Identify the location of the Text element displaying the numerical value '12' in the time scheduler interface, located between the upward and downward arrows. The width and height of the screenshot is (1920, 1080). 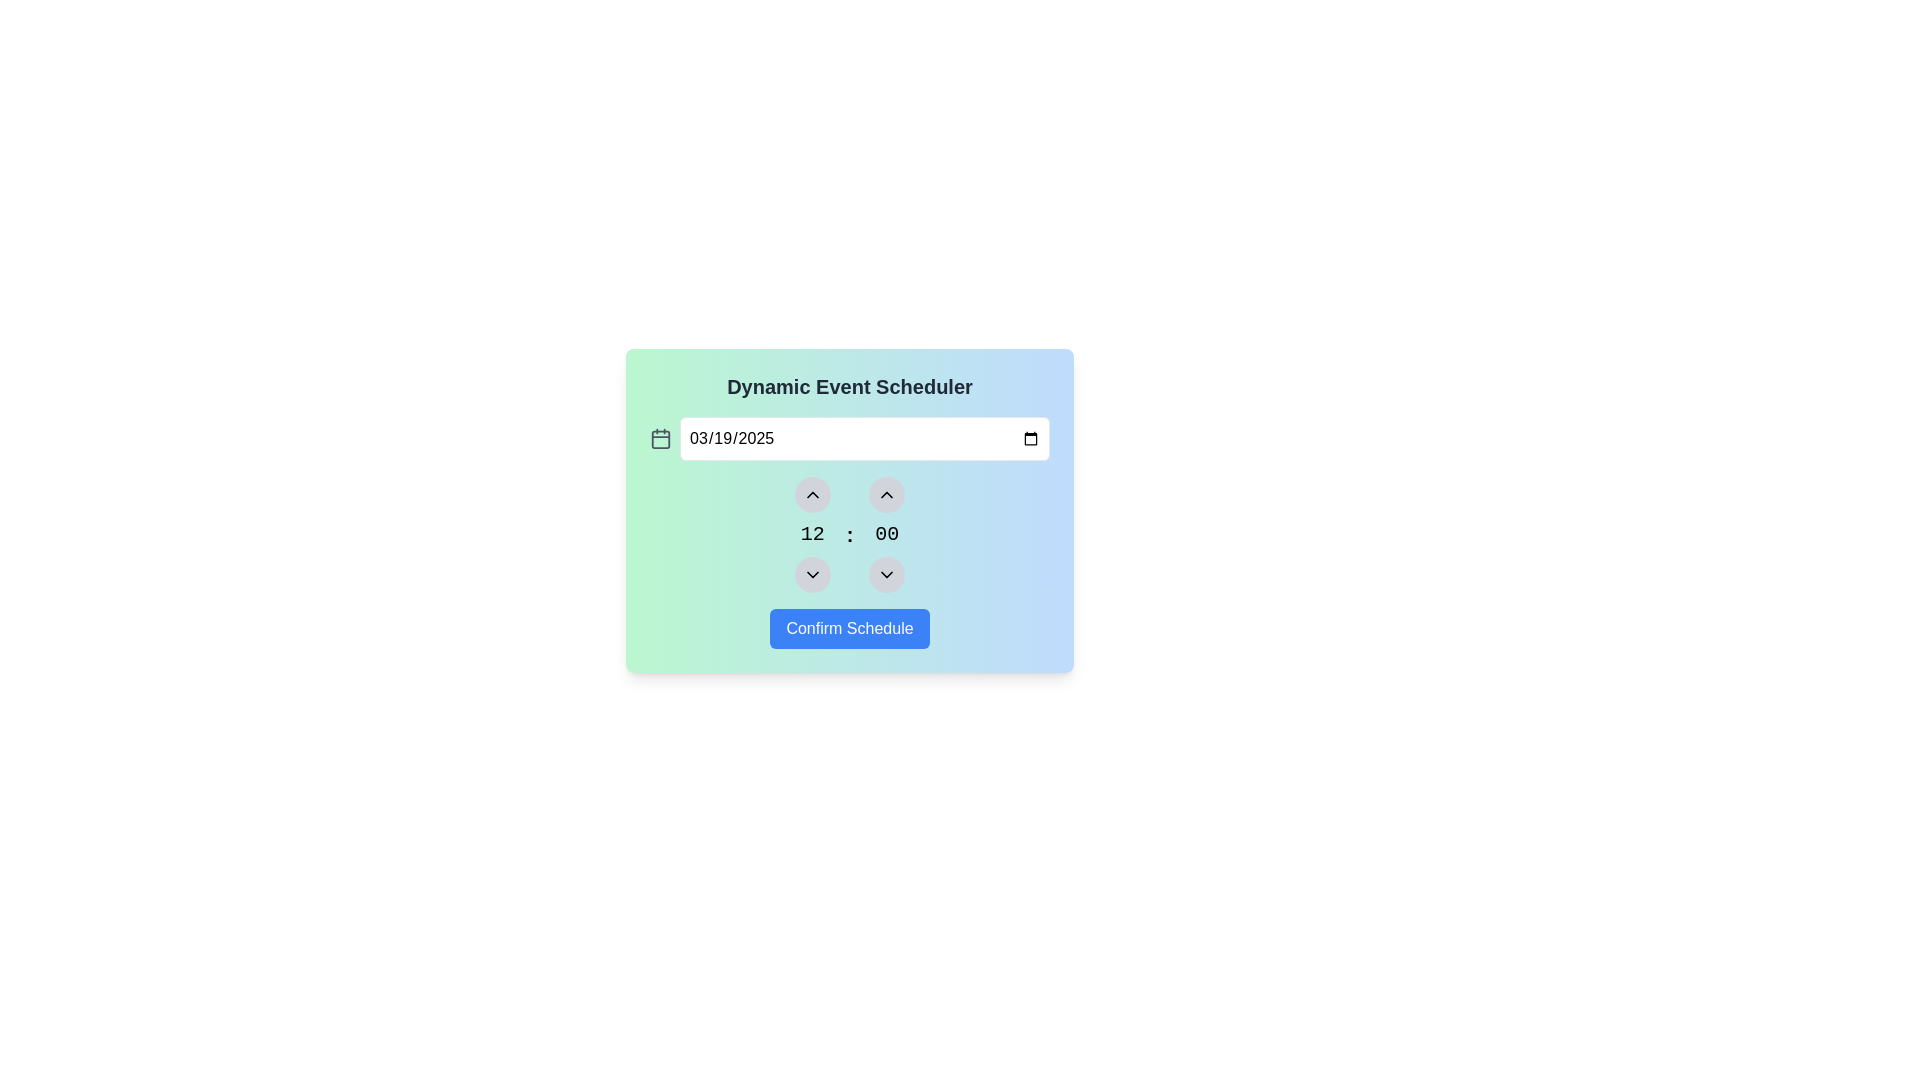
(812, 534).